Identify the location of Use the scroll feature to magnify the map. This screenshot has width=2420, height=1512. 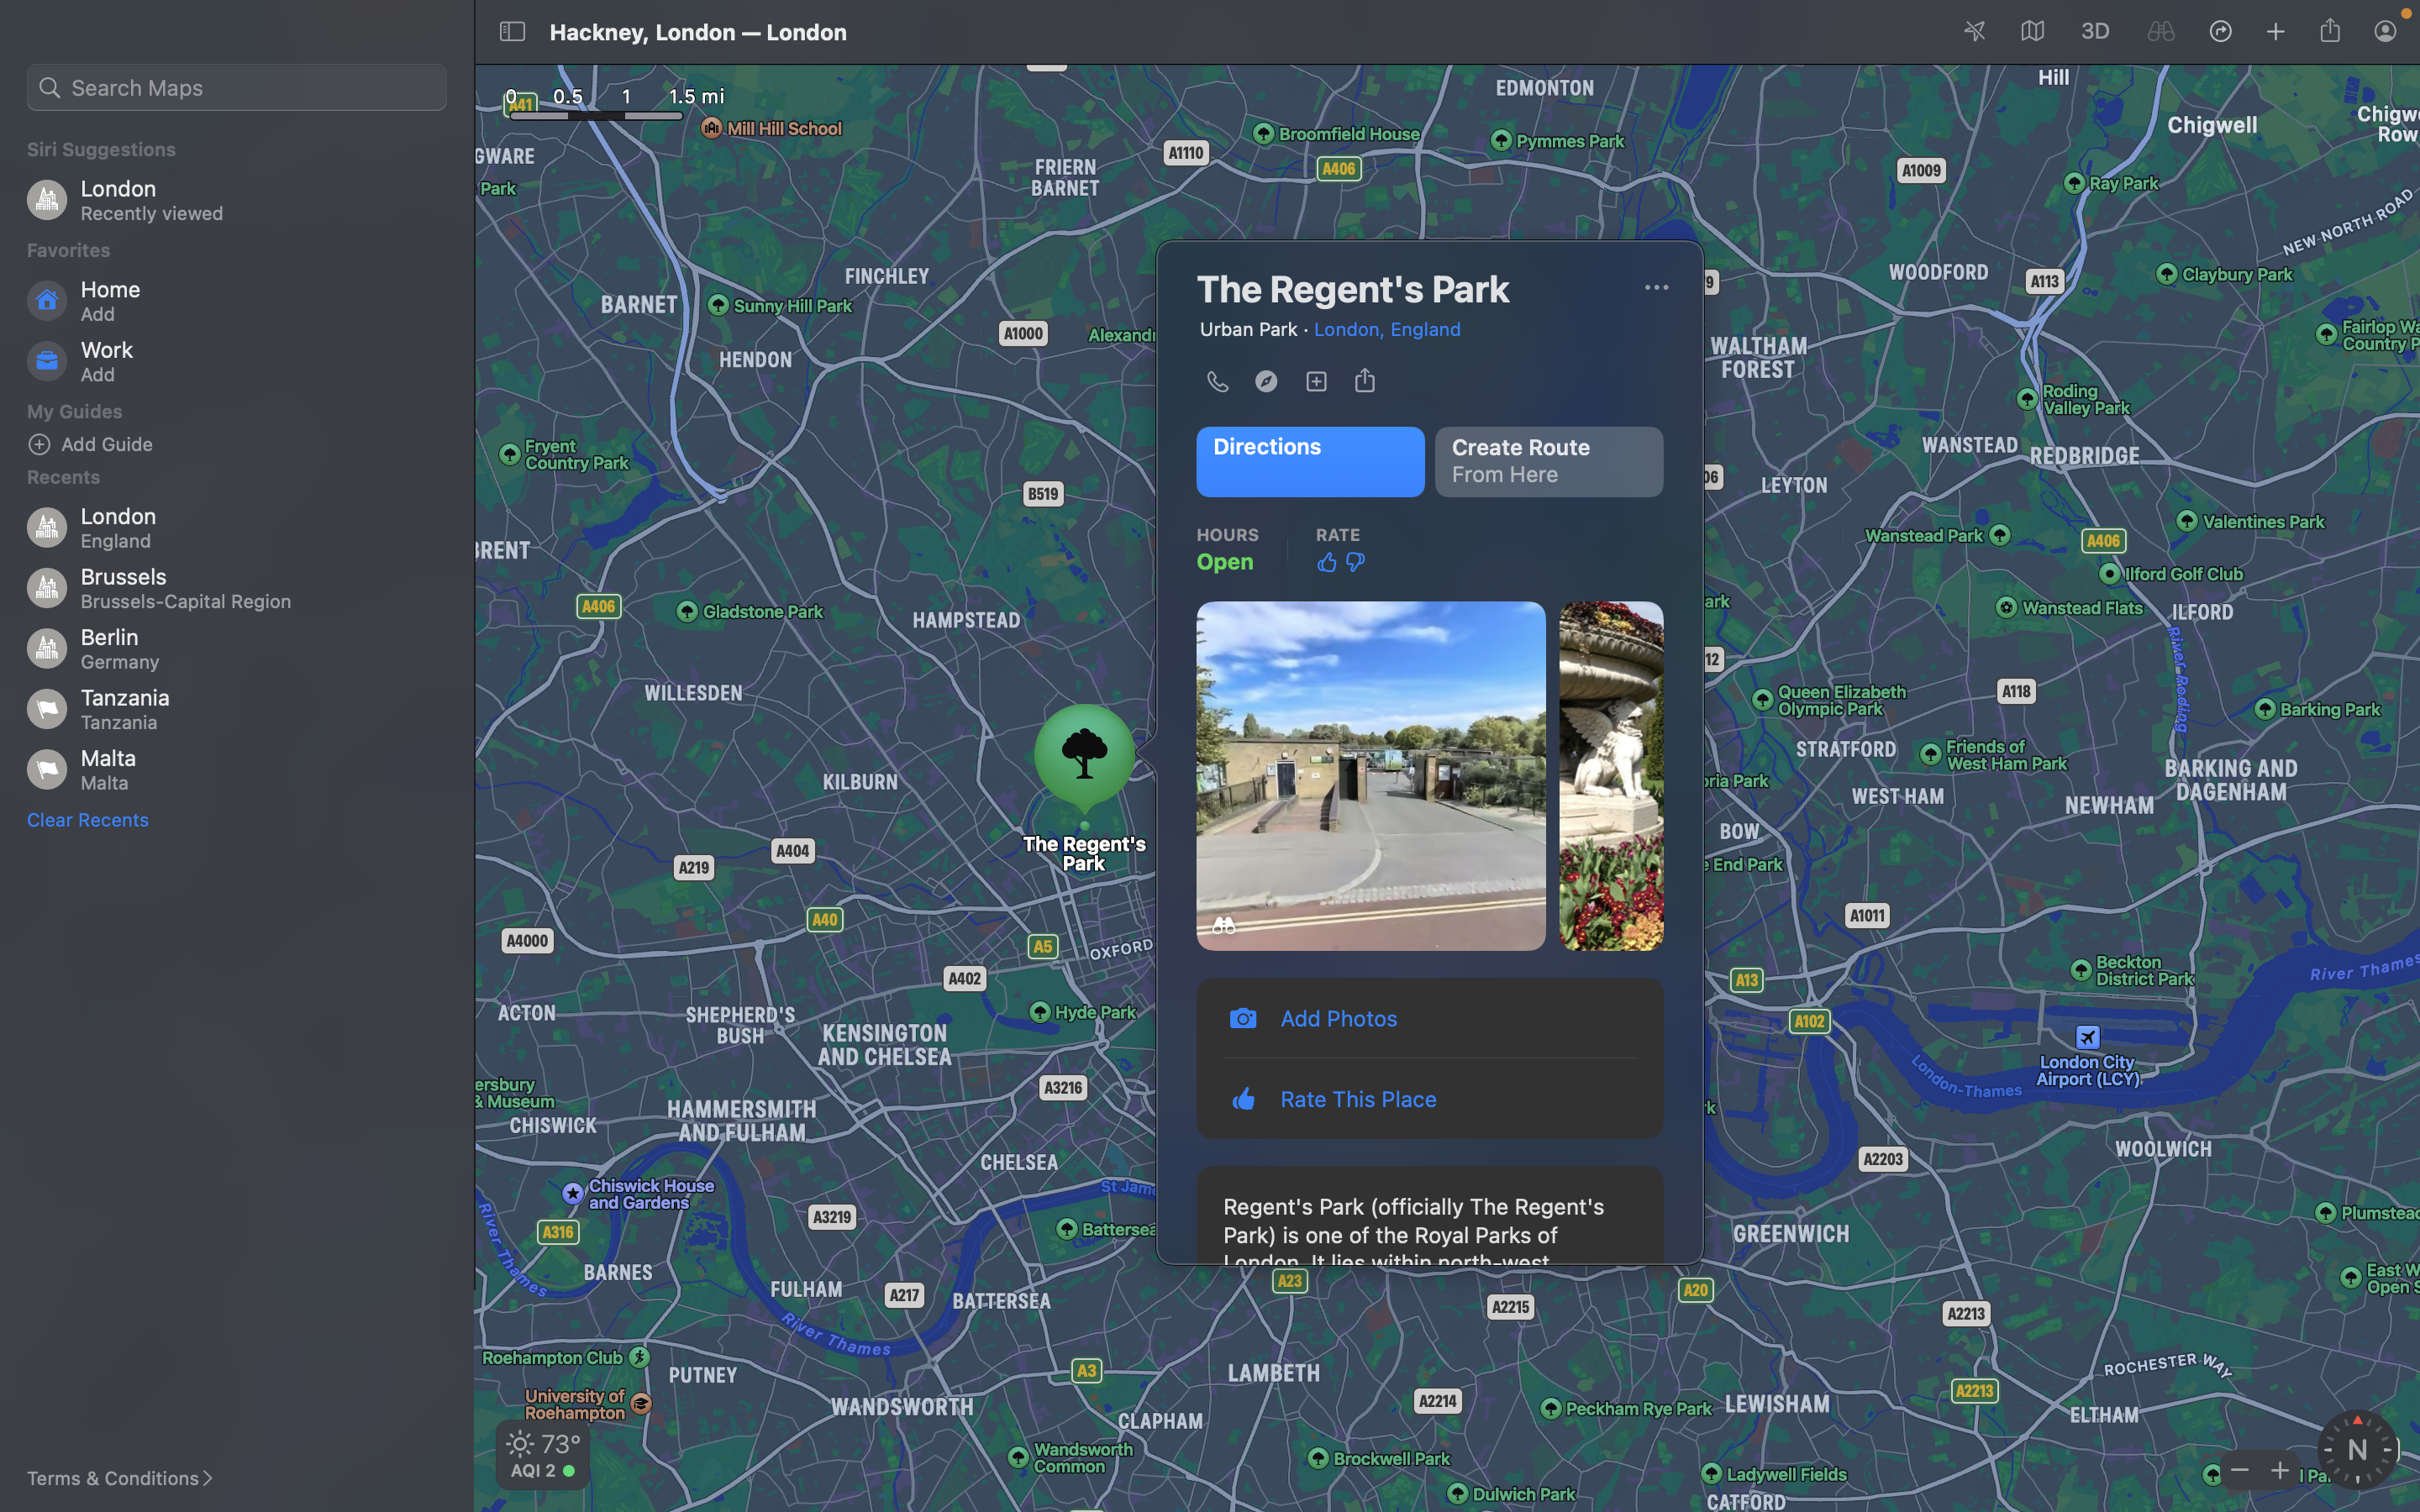
(4120050, 1411452).